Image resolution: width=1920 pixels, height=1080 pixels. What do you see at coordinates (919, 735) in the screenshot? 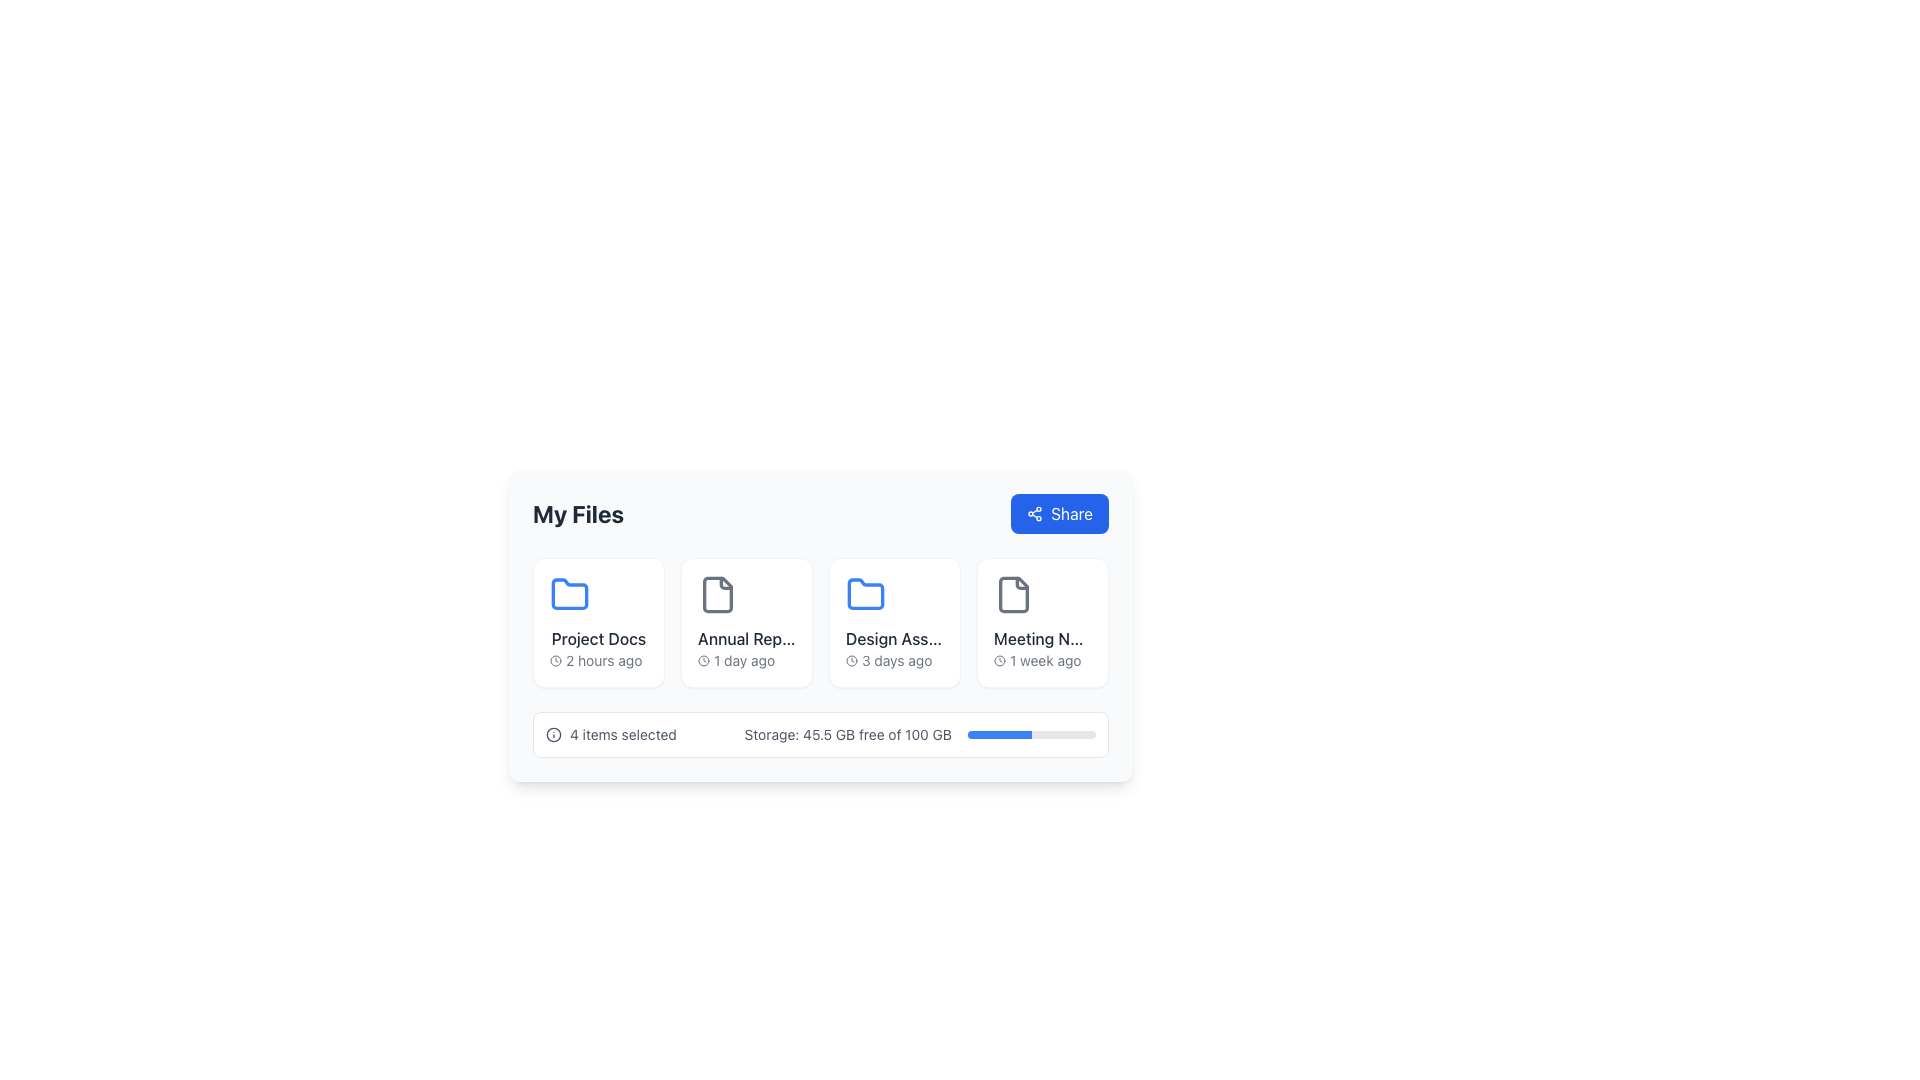
I see `the progress bar displaying storage information, which is part of the Information display component located in the lower section of the card interface, adjacent to the text '4 items selected'` at bounding box center [919, 735].